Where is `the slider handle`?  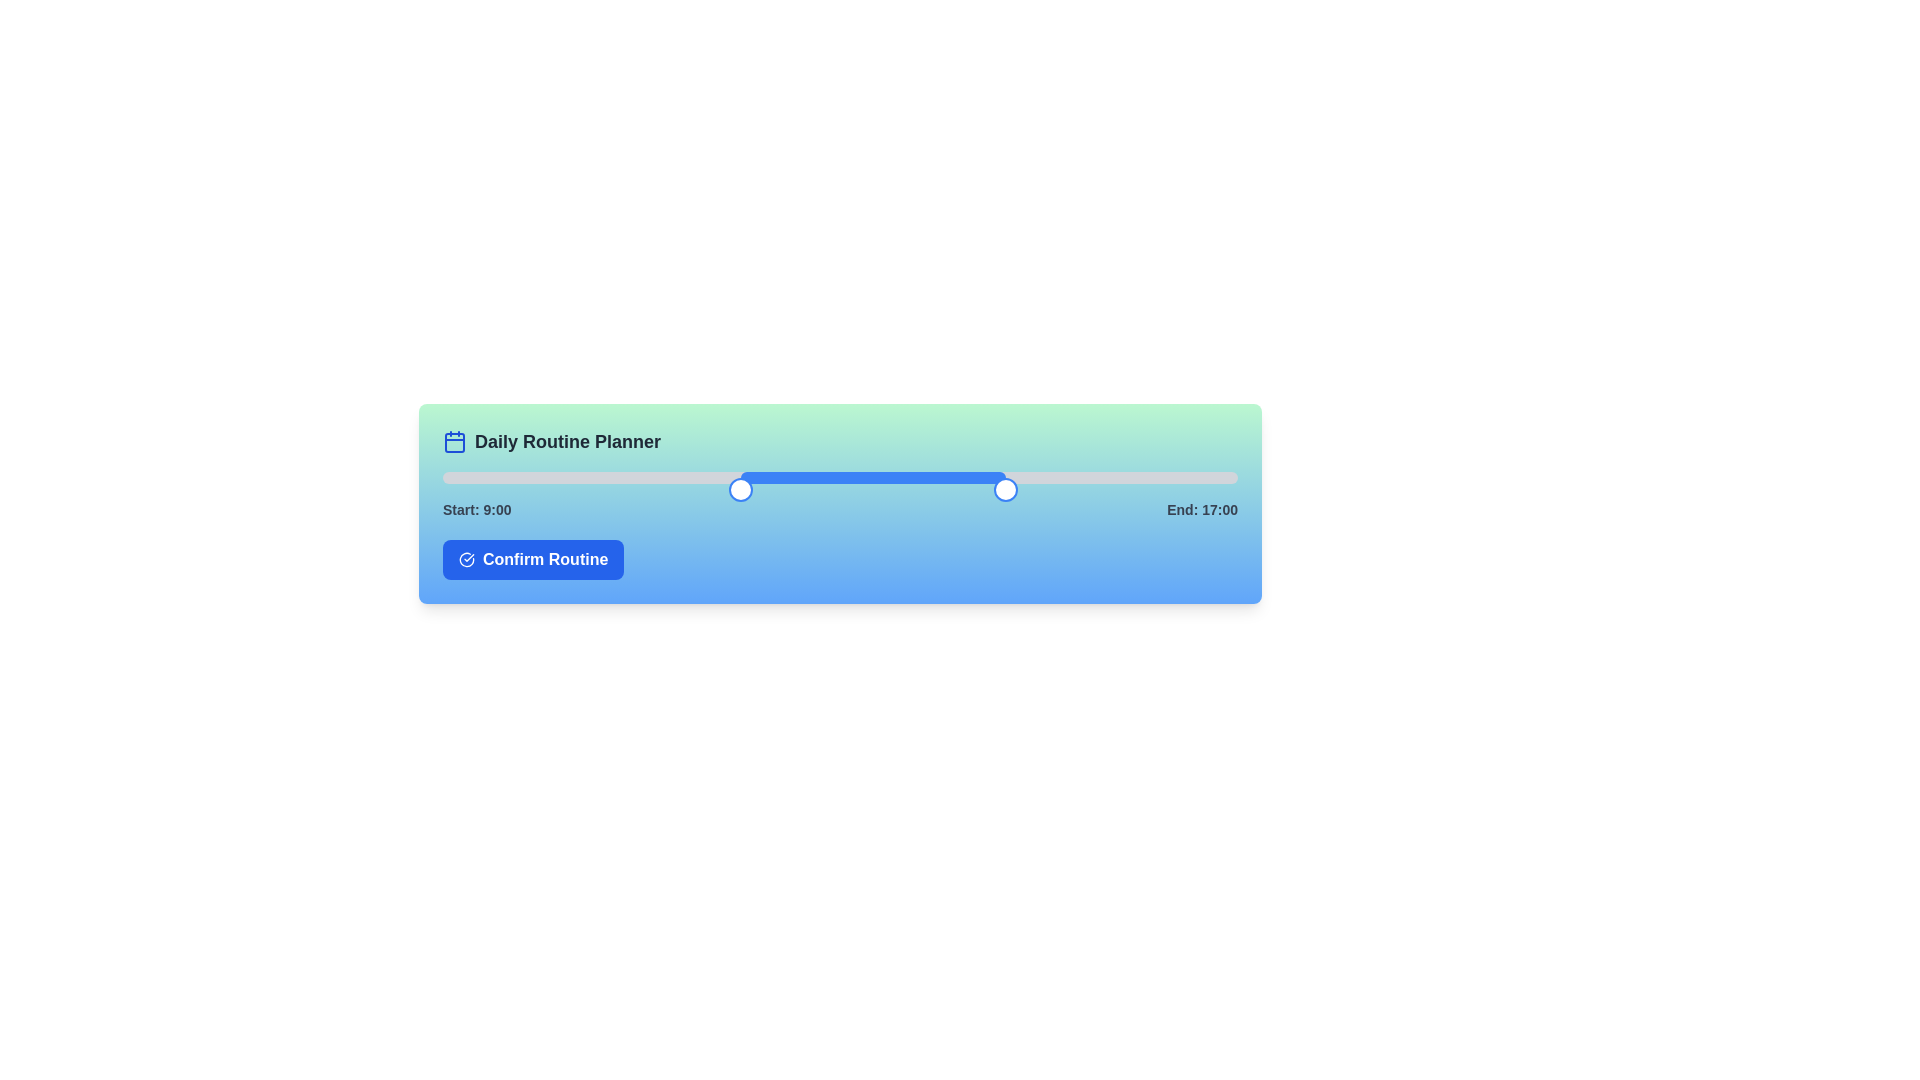
the slider handle is located at coordinates (509, 489).